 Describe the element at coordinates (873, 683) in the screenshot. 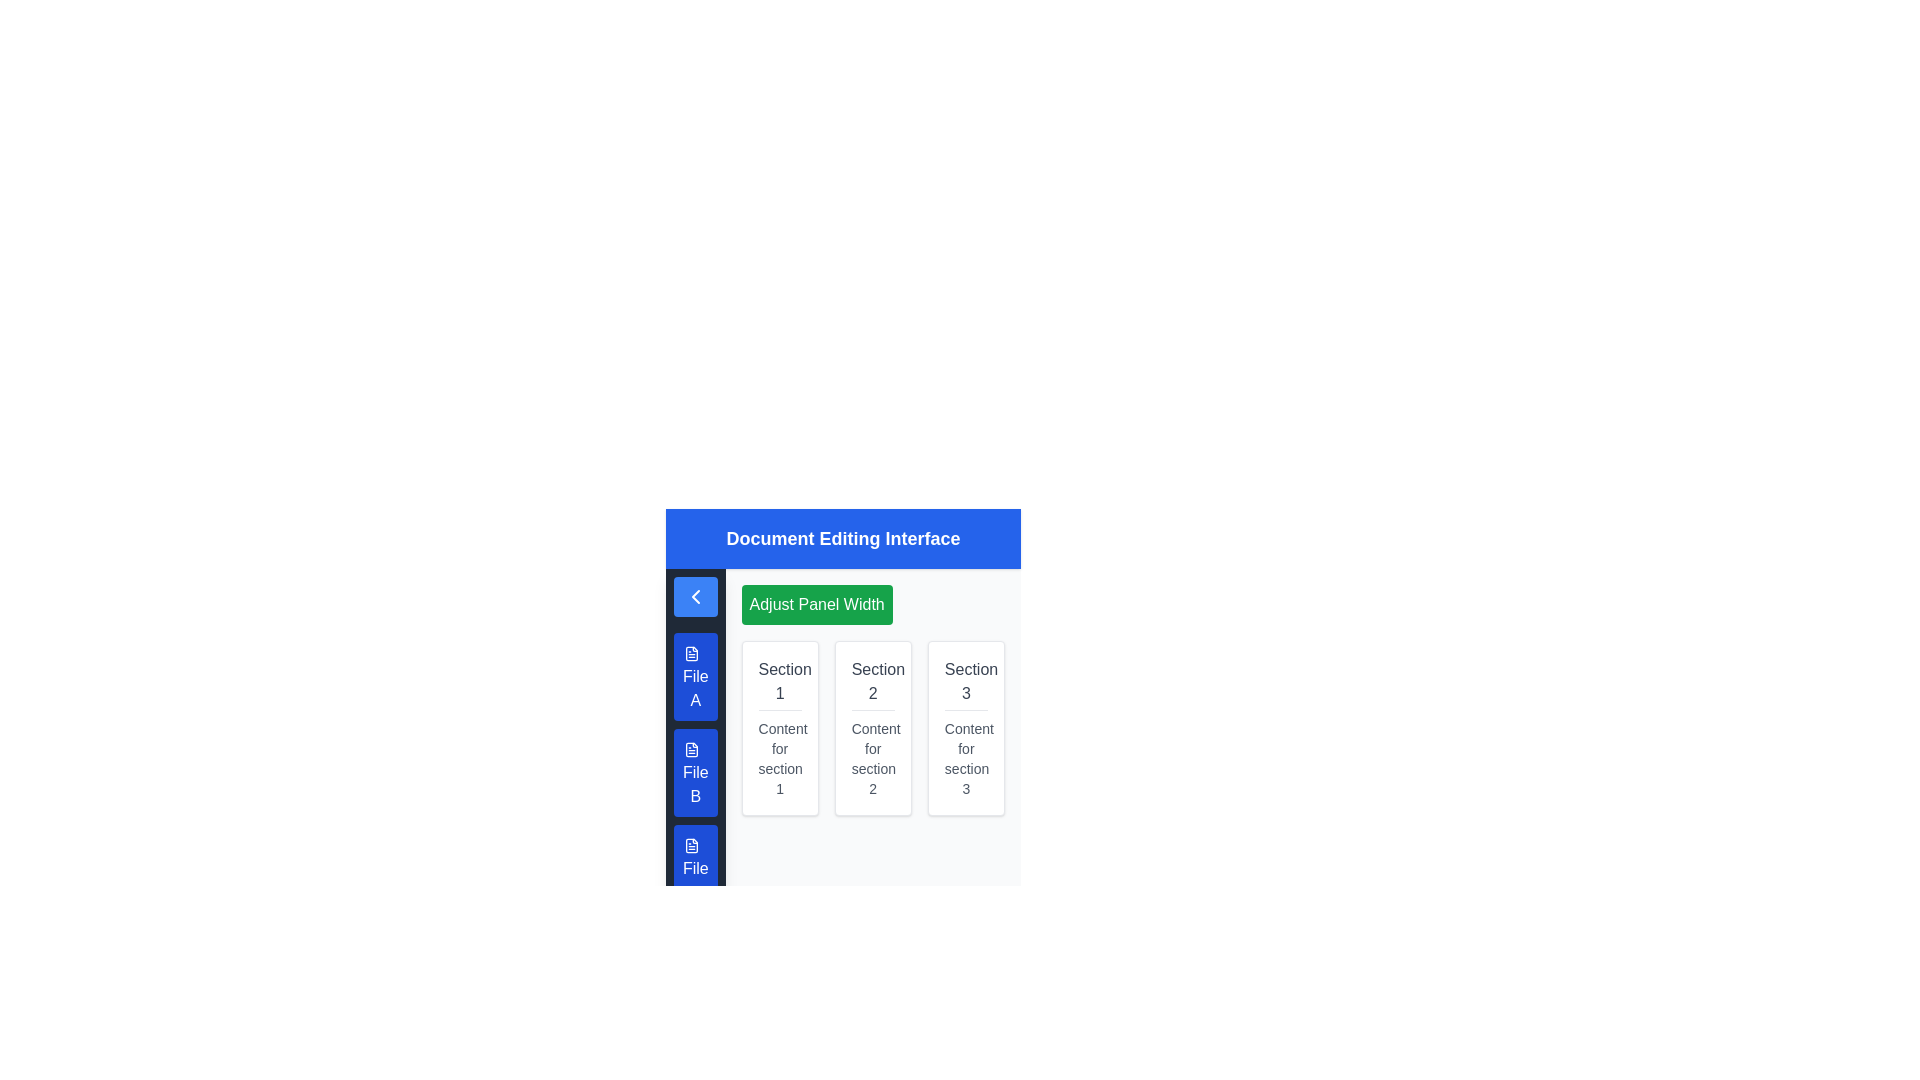

I see `the Text Label that serves as the heading for the associated card, positioned at the center of the card list` at that location.